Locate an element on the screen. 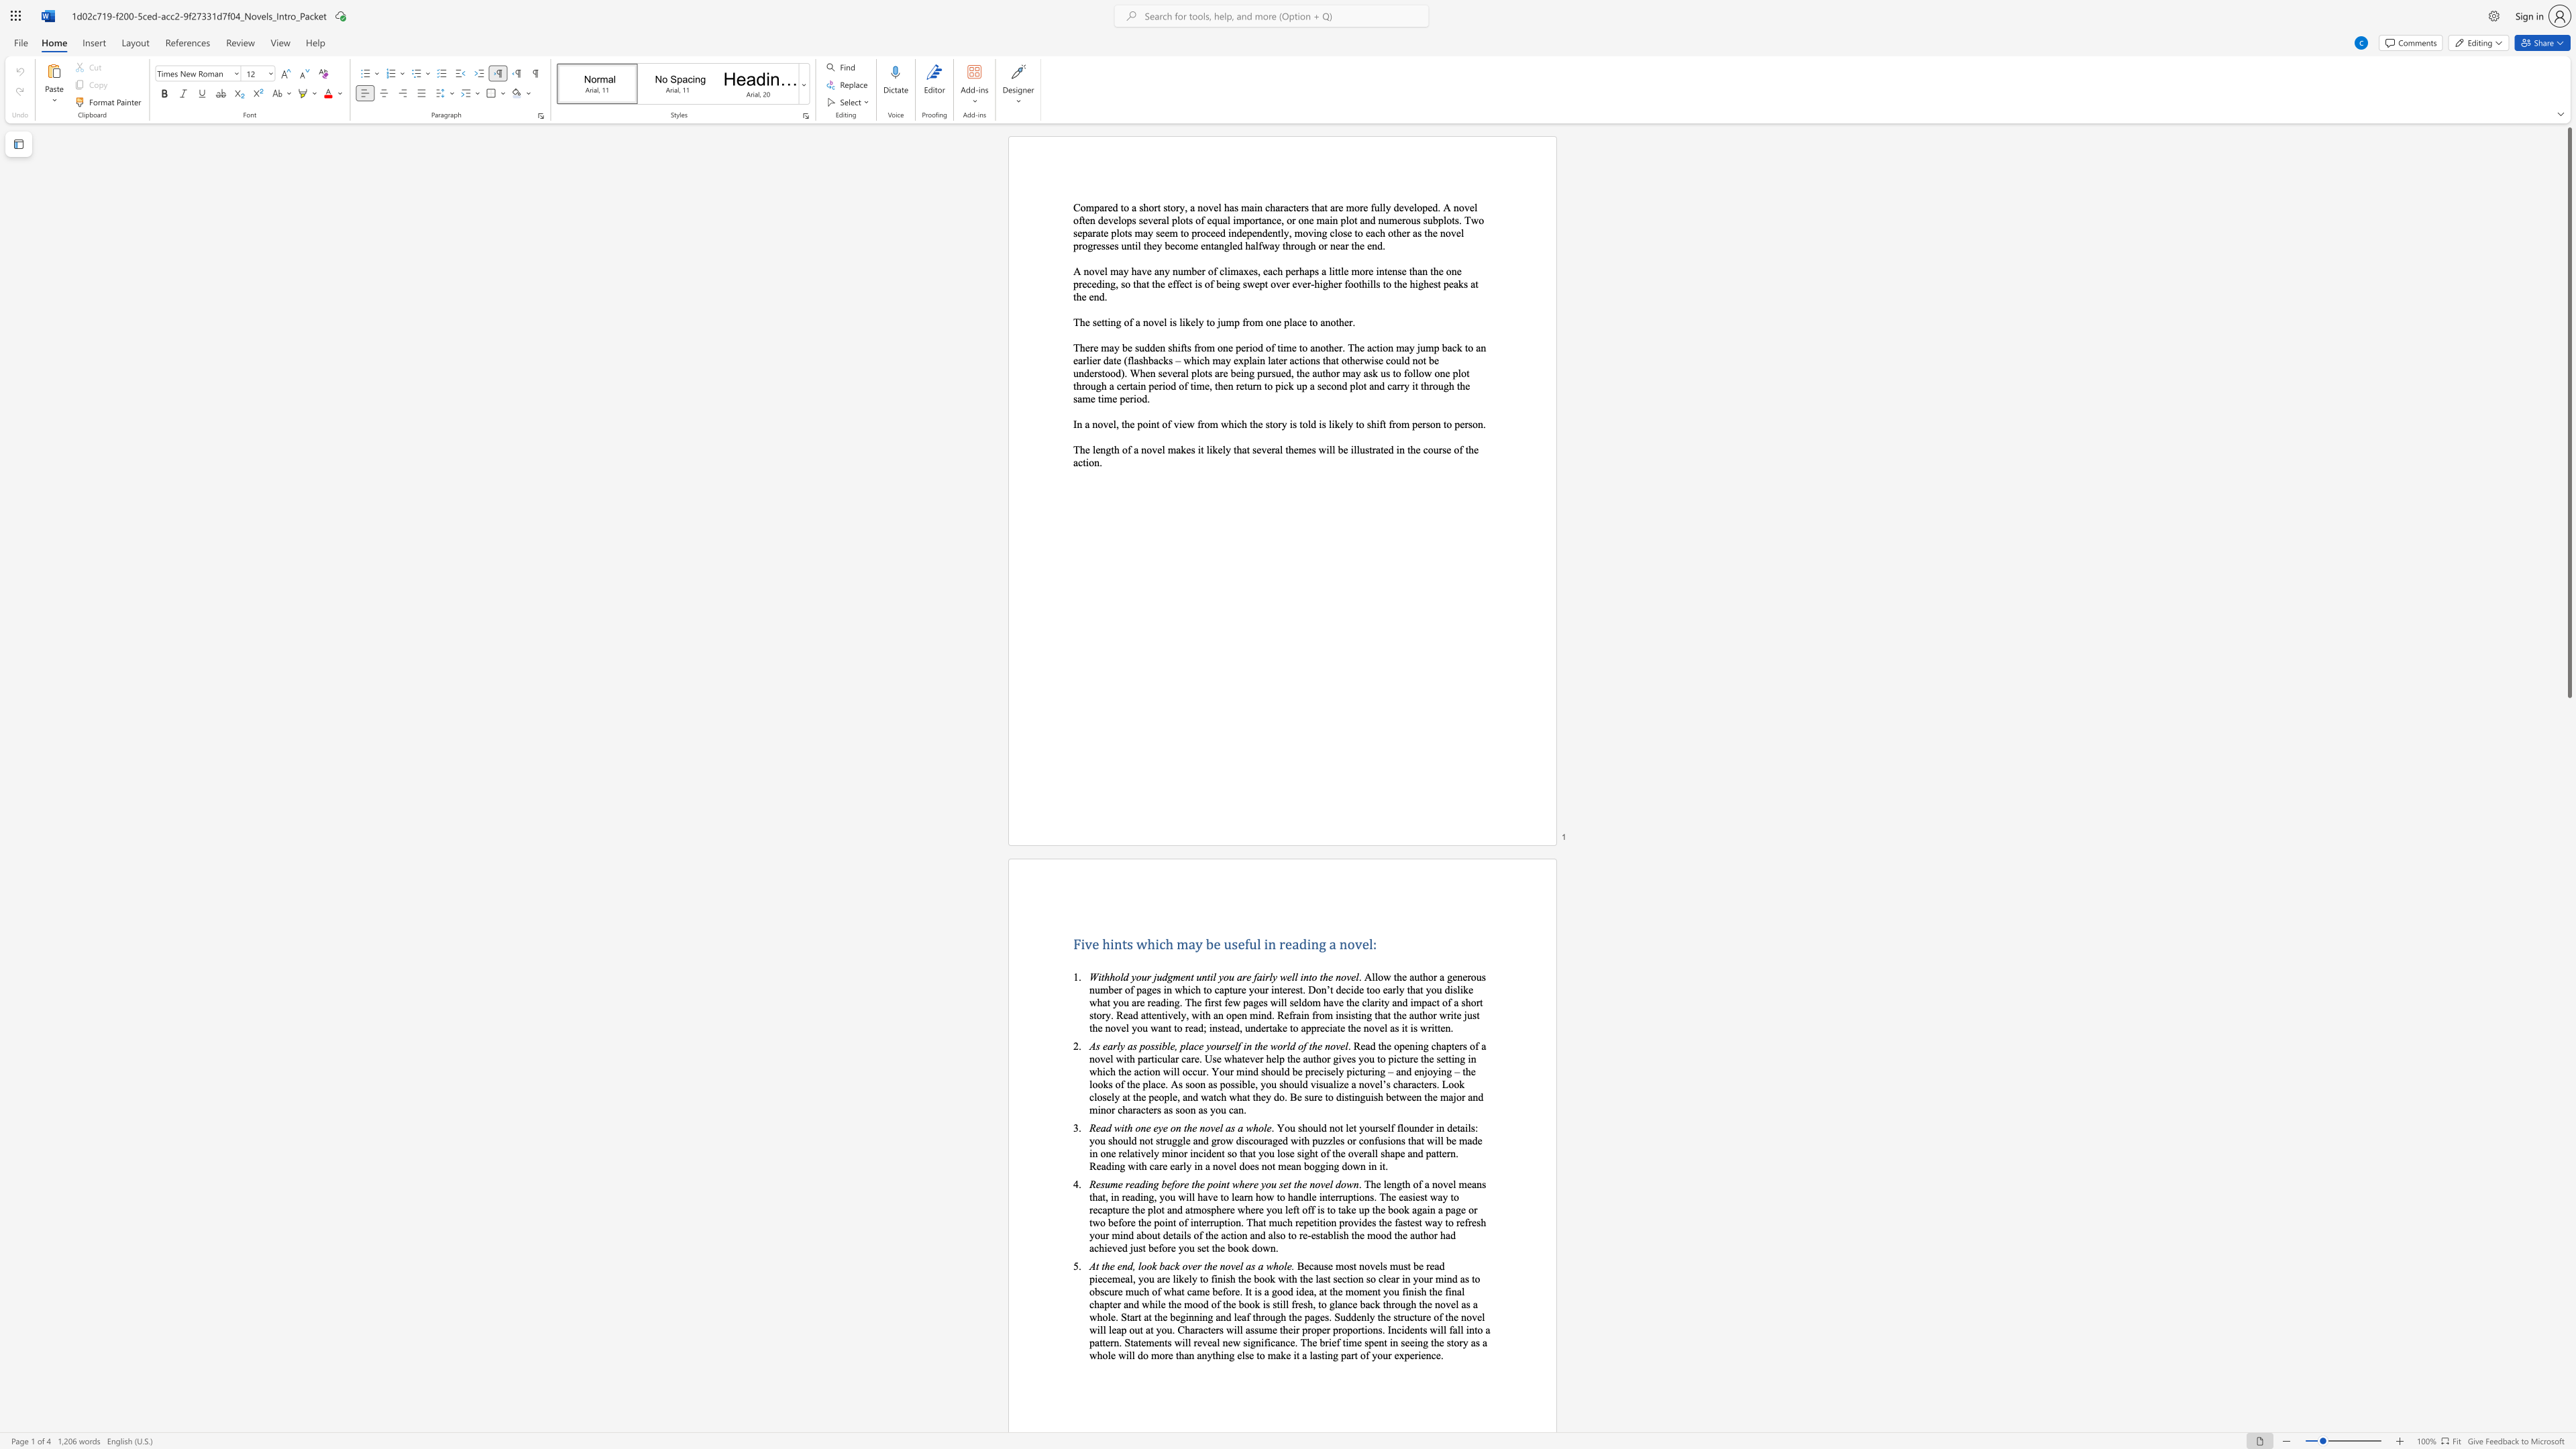  the subset text "ne relatively minor incident so that you lose sight of the overall" within the text ". You should not let yourself flounder in details: you should not struggle and grow discouraged with puzzles or confusions that will be made in one relatively minor incident so that you lose sight of the overall shape and pattern. Reading with care early in a novel does not mean bogging down in it." is located at coordinates (1106, 1152).